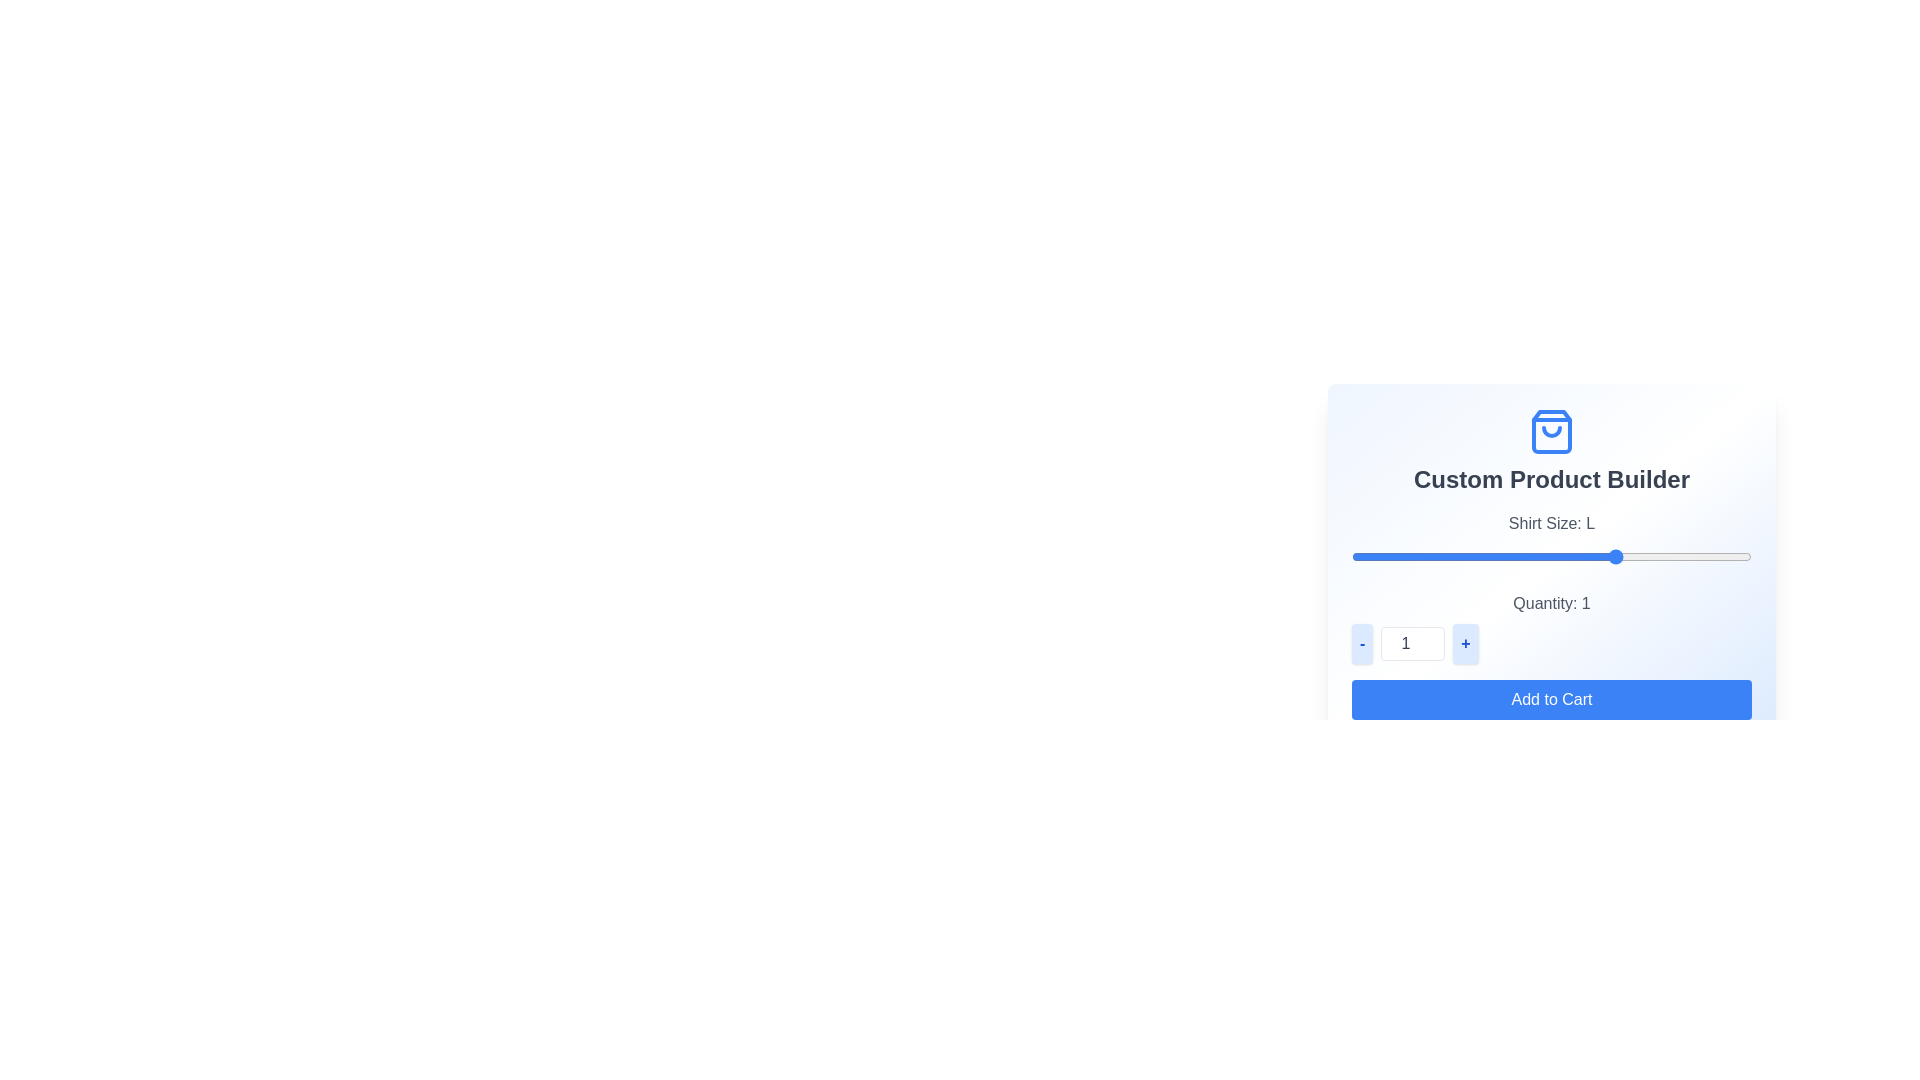  What do you see at coordinates (1361, 644) in the screenshot?
I see `the decrement button located to the left of the input number field and the '+' button to reduce the numerical count` at bounding box center [1361, 644].